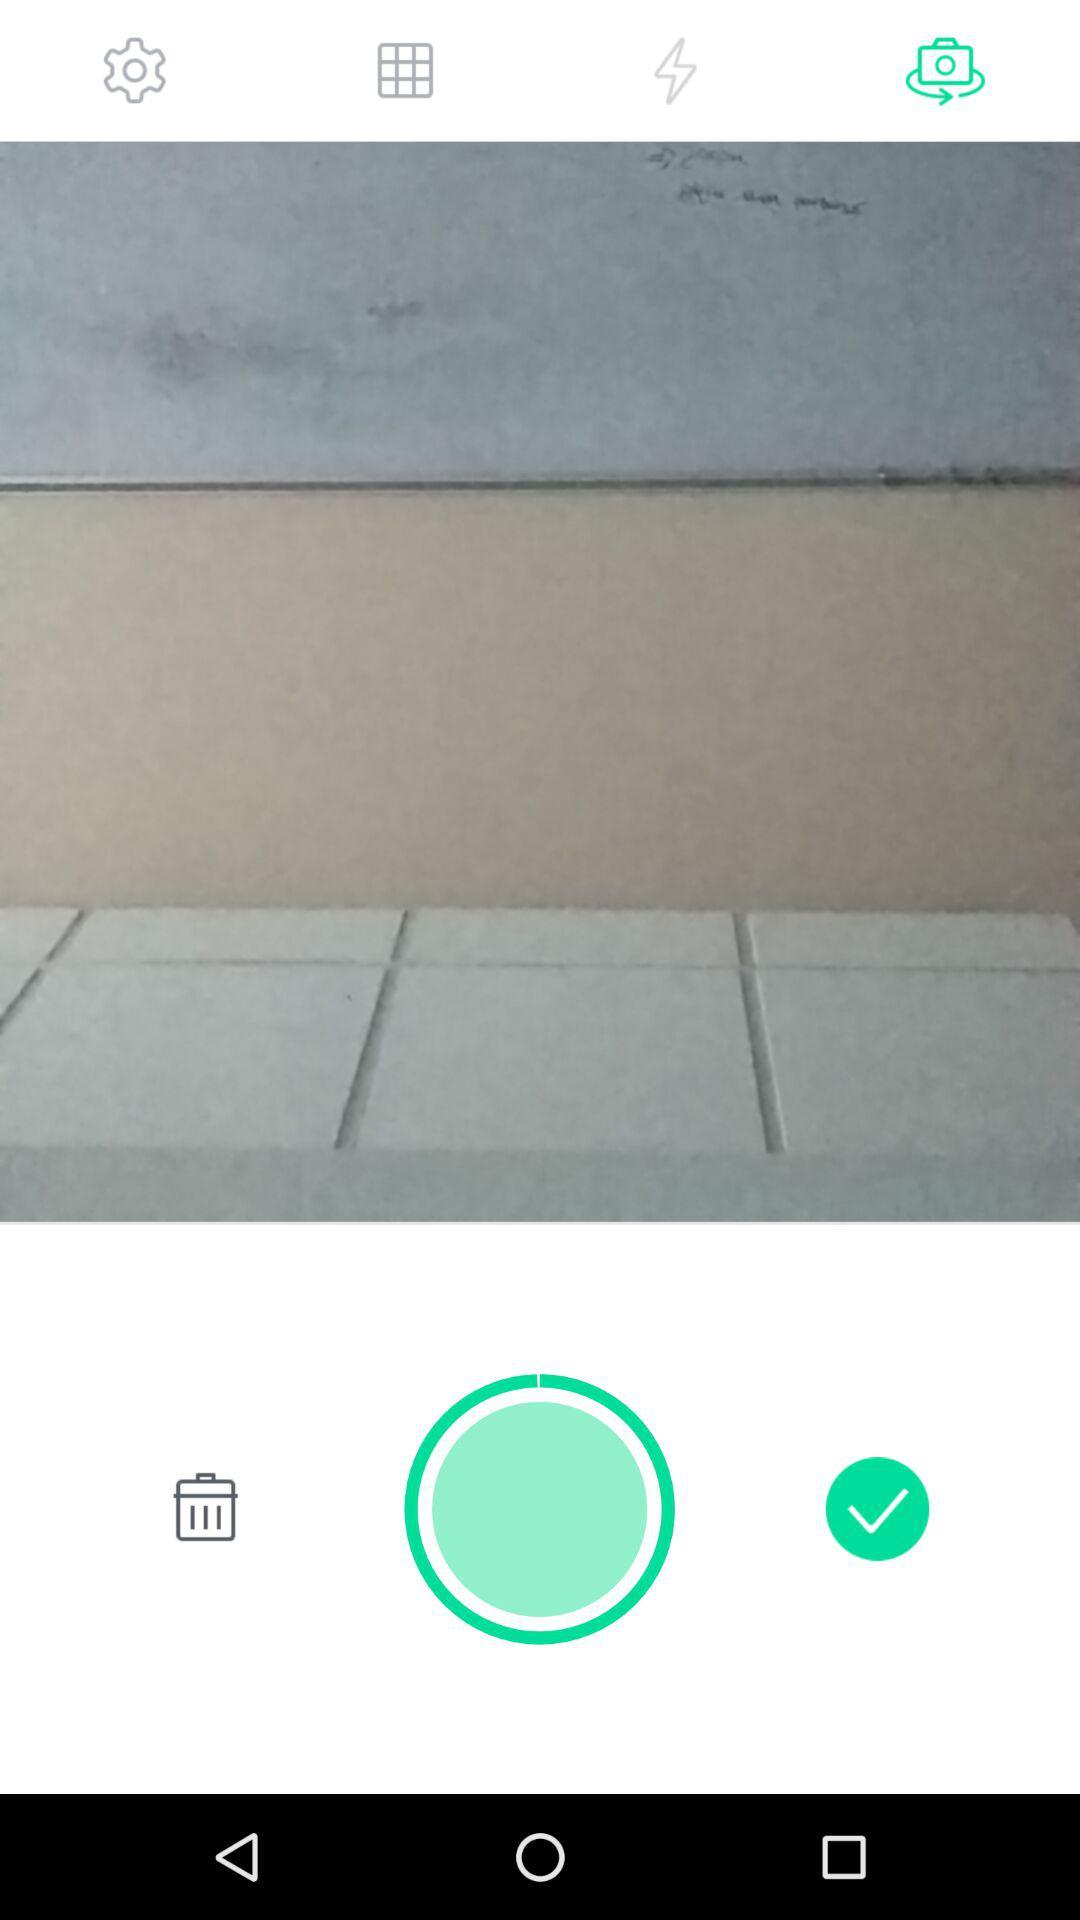 This screenshot has width=1080, height=1920. What do you see at coordinates (405, 75) in the screenshot?
I see `the more icon` at bounding box center [405, 75].